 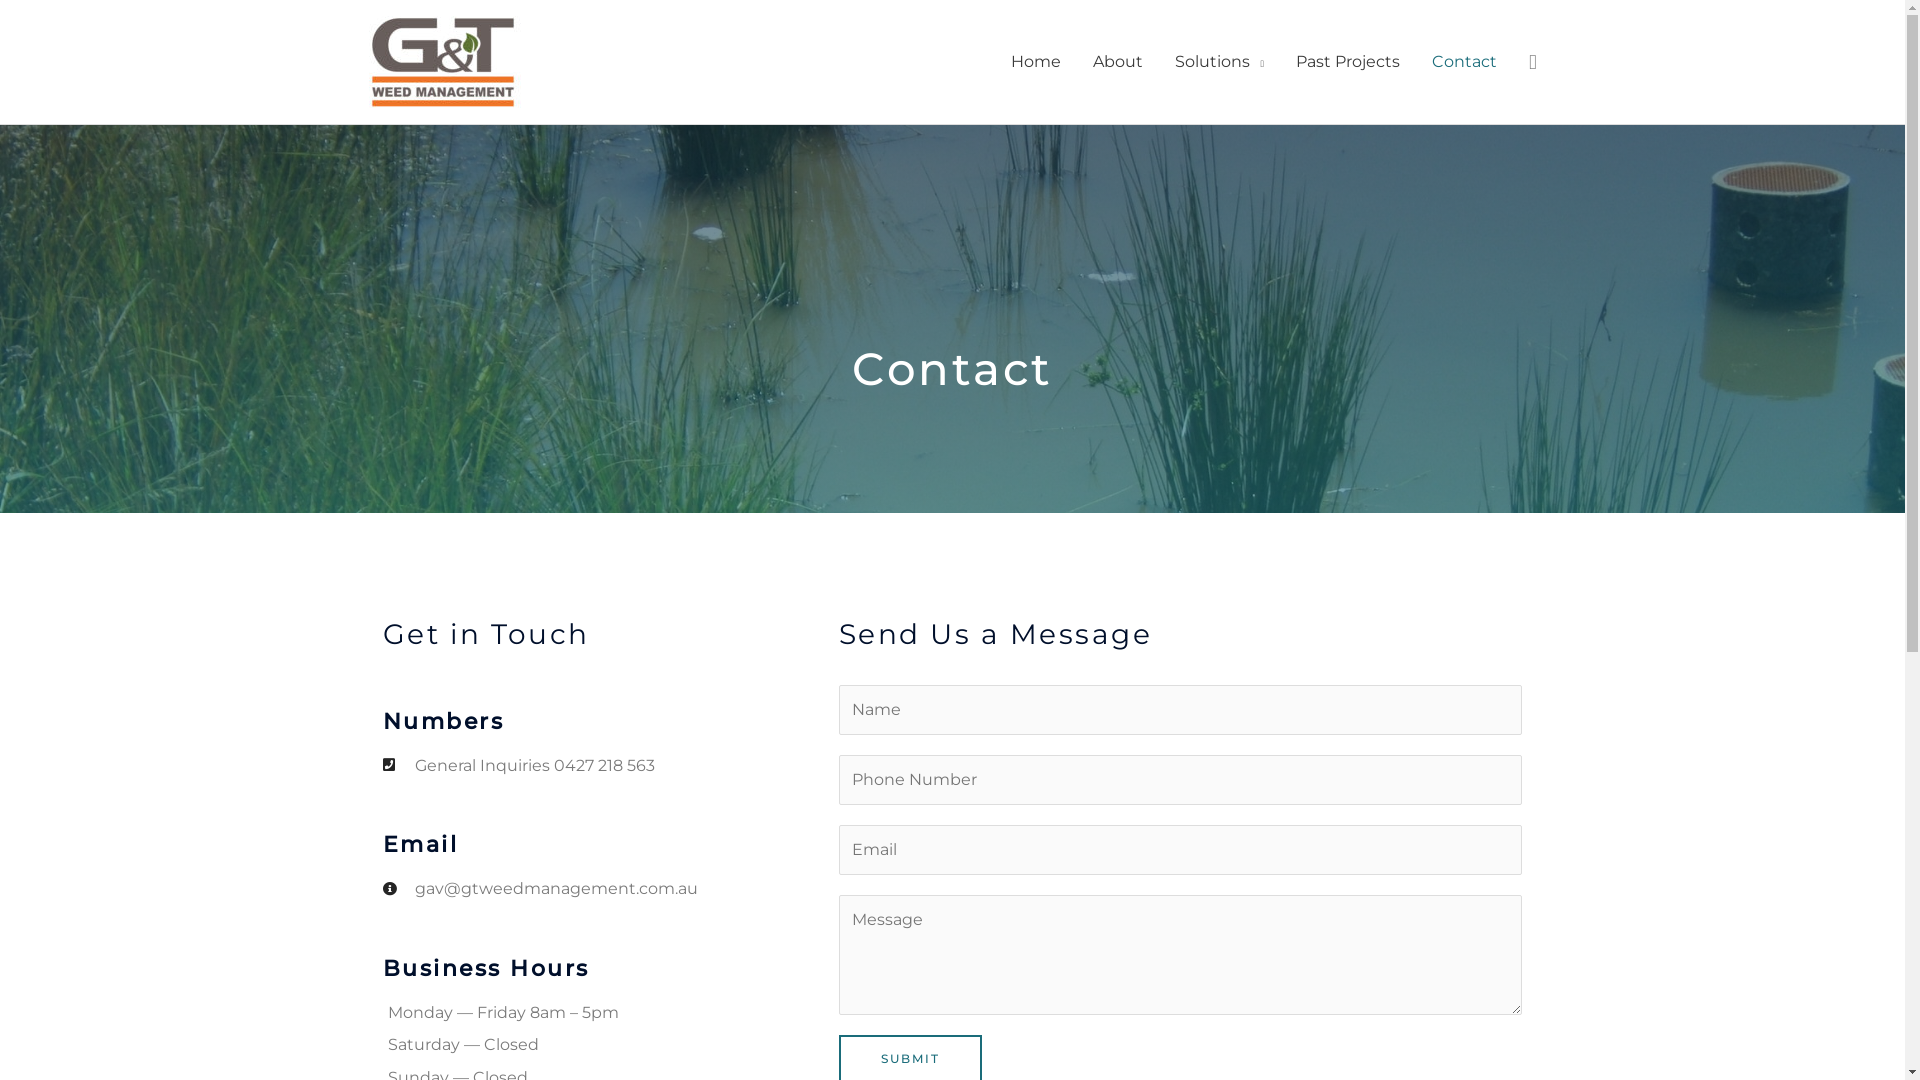 What do you see at coordinates (608, 764) in the screenshot?
I see `'General Inquiries 0427 218 563'` at bounding box center [608, 764].